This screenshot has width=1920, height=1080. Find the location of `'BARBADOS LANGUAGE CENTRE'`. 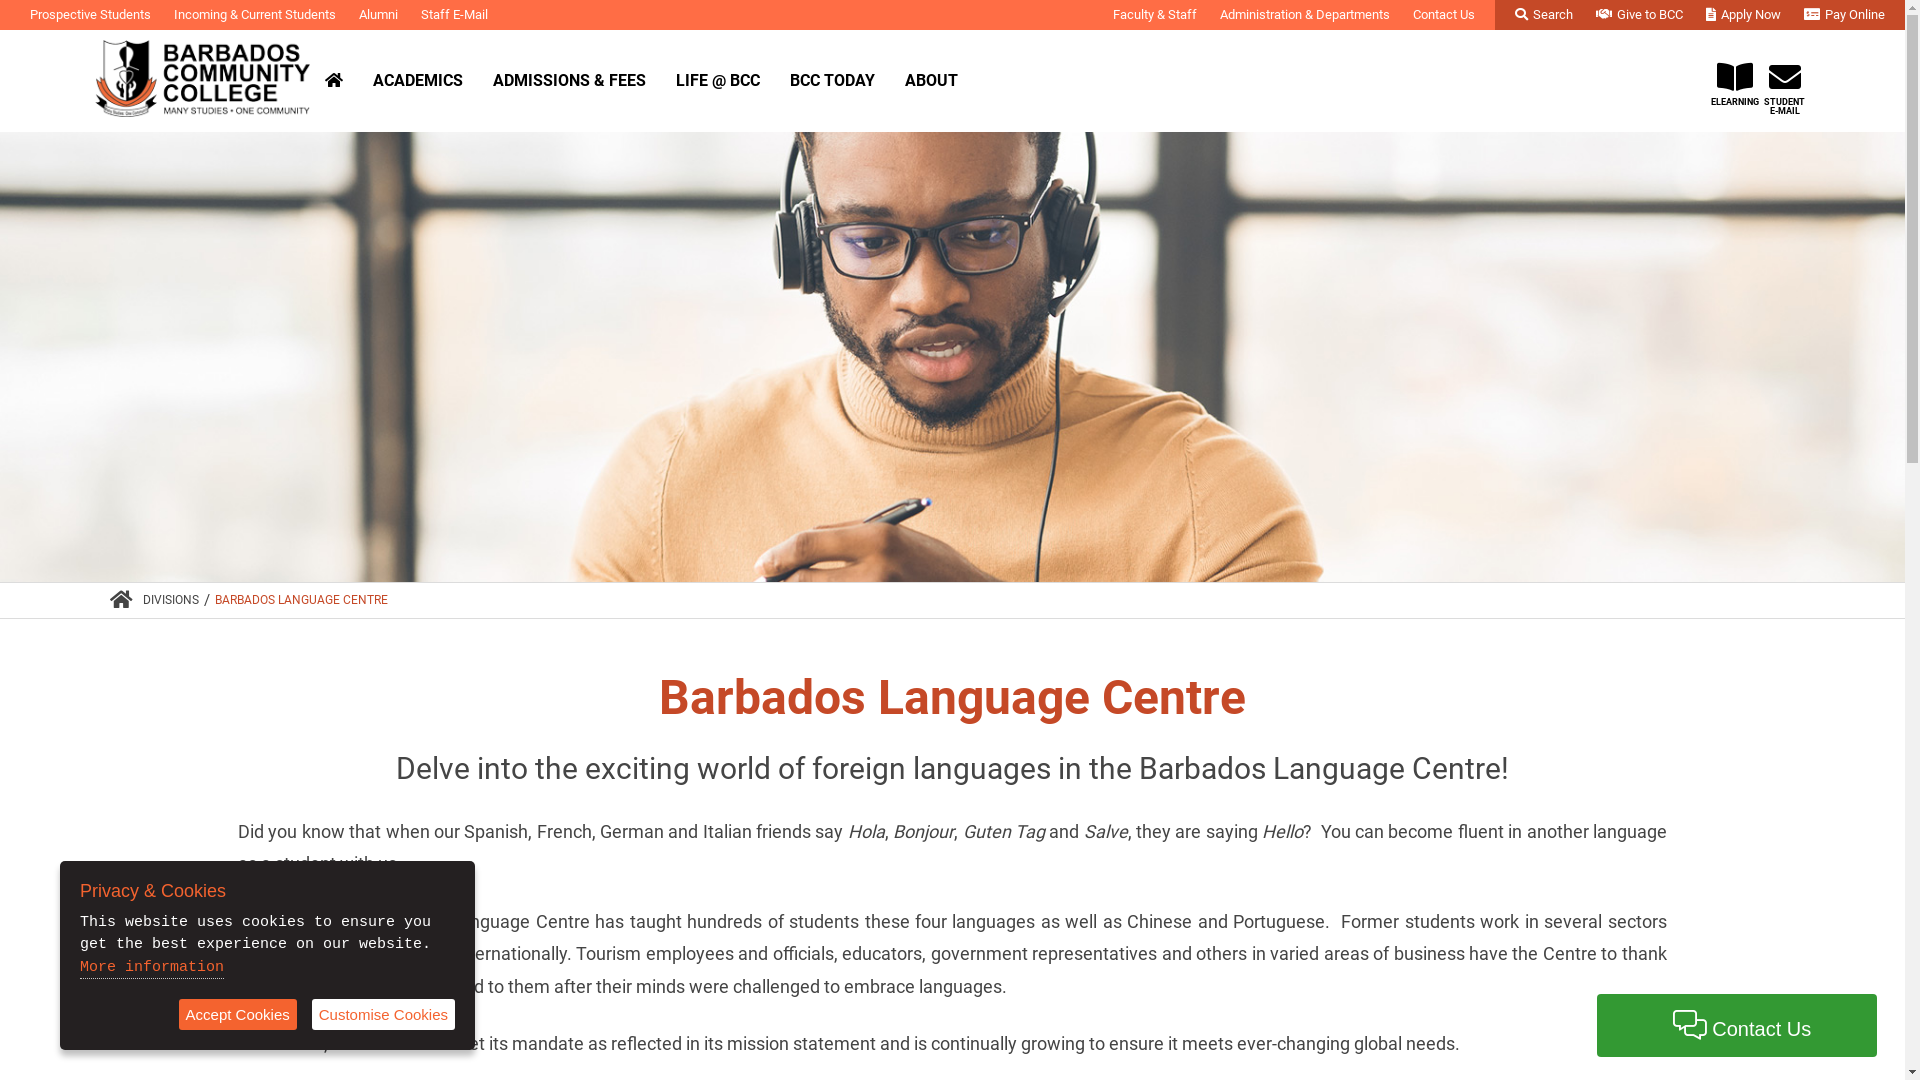

'BARBADOS LANGUAGE CENTRE' is located at coordinates (300, 599).